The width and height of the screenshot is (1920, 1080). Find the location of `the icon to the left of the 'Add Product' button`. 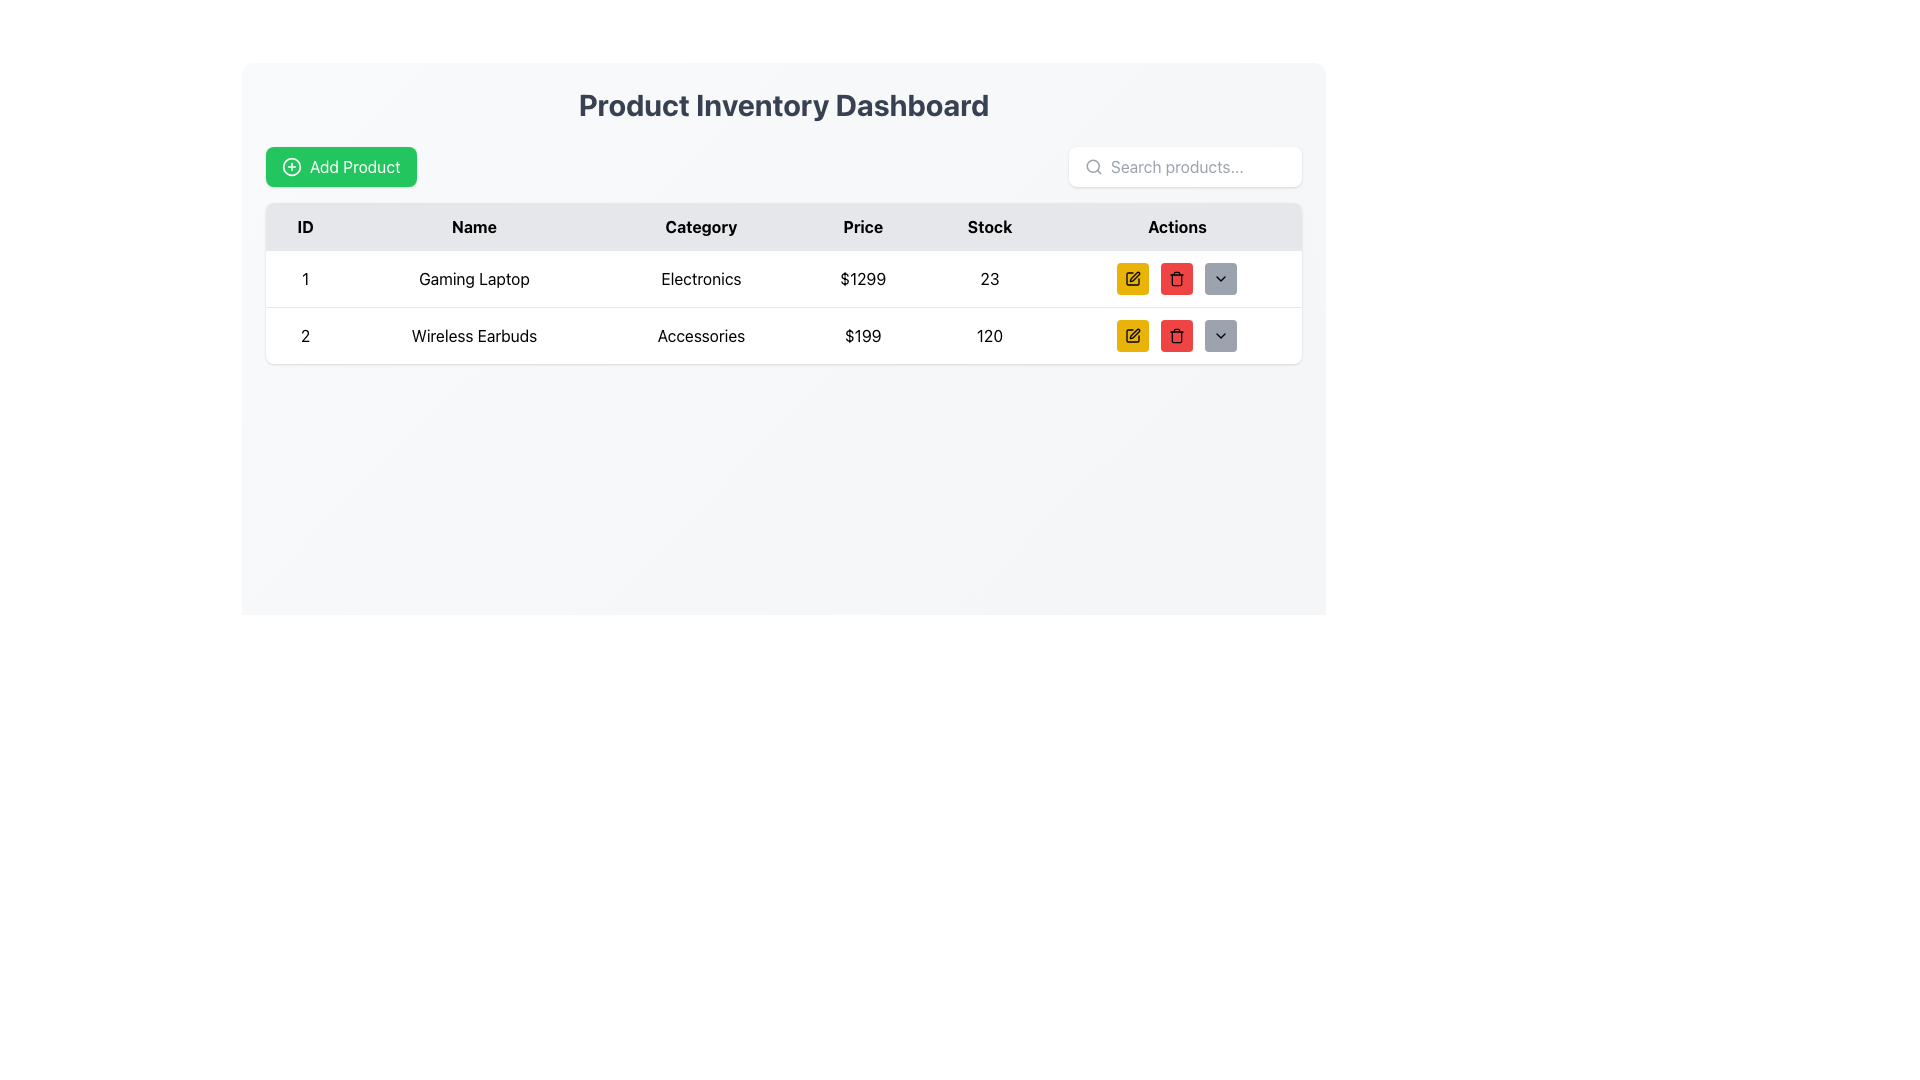

the icon to the left of the 'Add Product' button is located at coordinates (291, 165).